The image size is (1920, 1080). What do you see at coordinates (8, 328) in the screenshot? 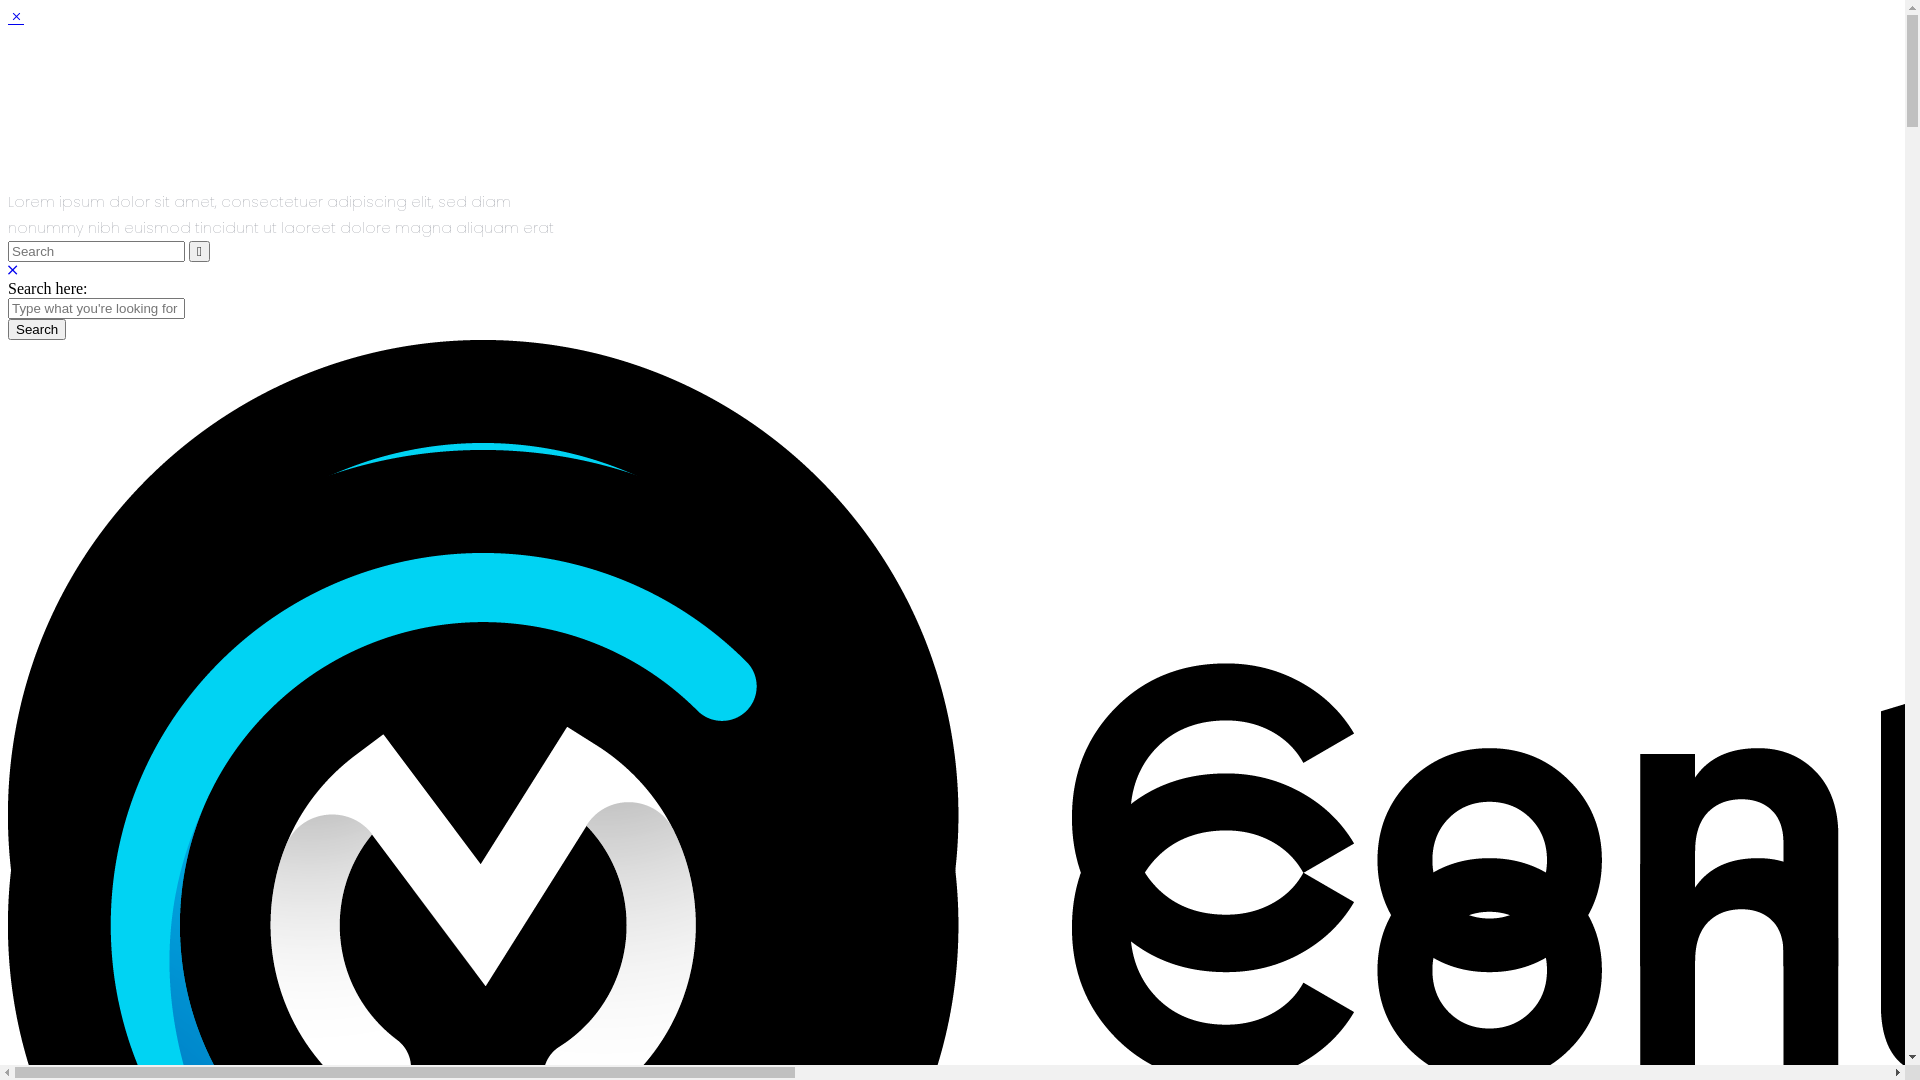
I see `'Search'` at bounding box center [8, 328].